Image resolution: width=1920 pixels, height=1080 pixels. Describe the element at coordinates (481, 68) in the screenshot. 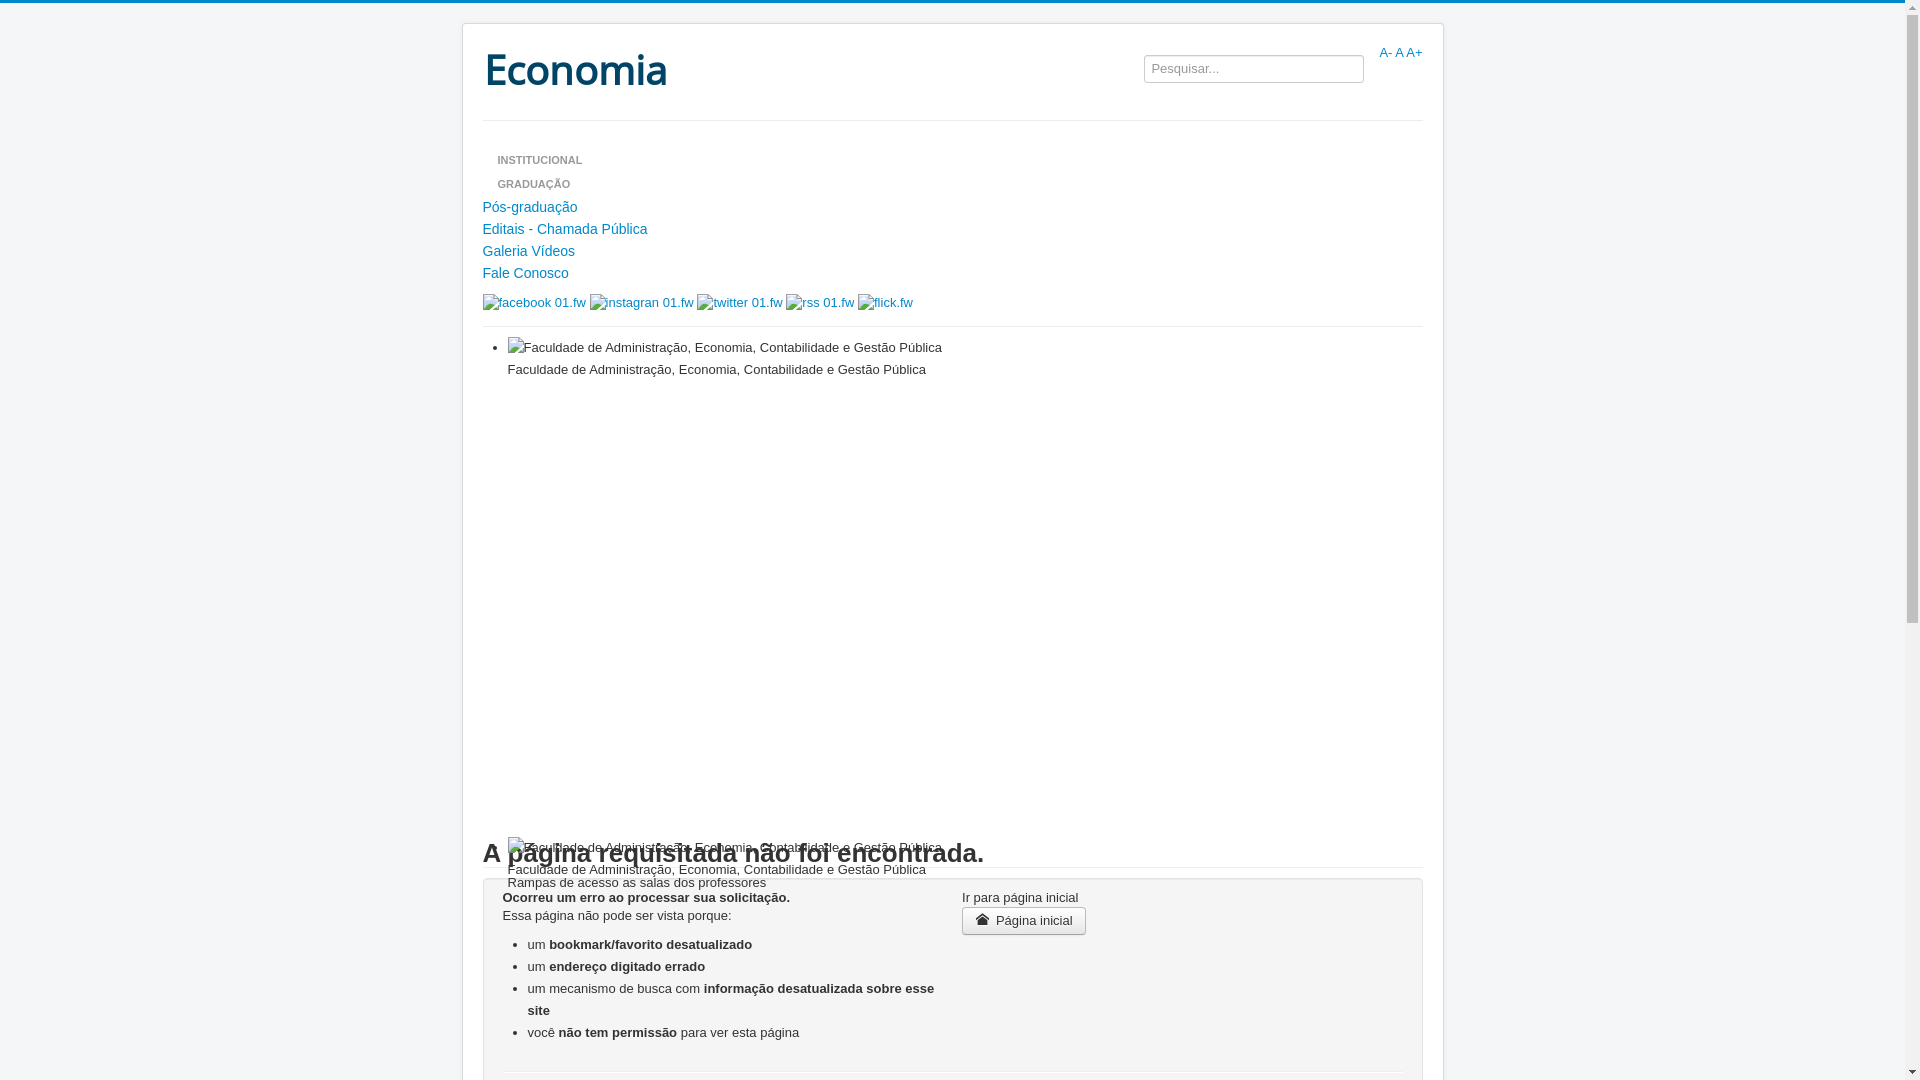

I see `'Economia'` at that location.